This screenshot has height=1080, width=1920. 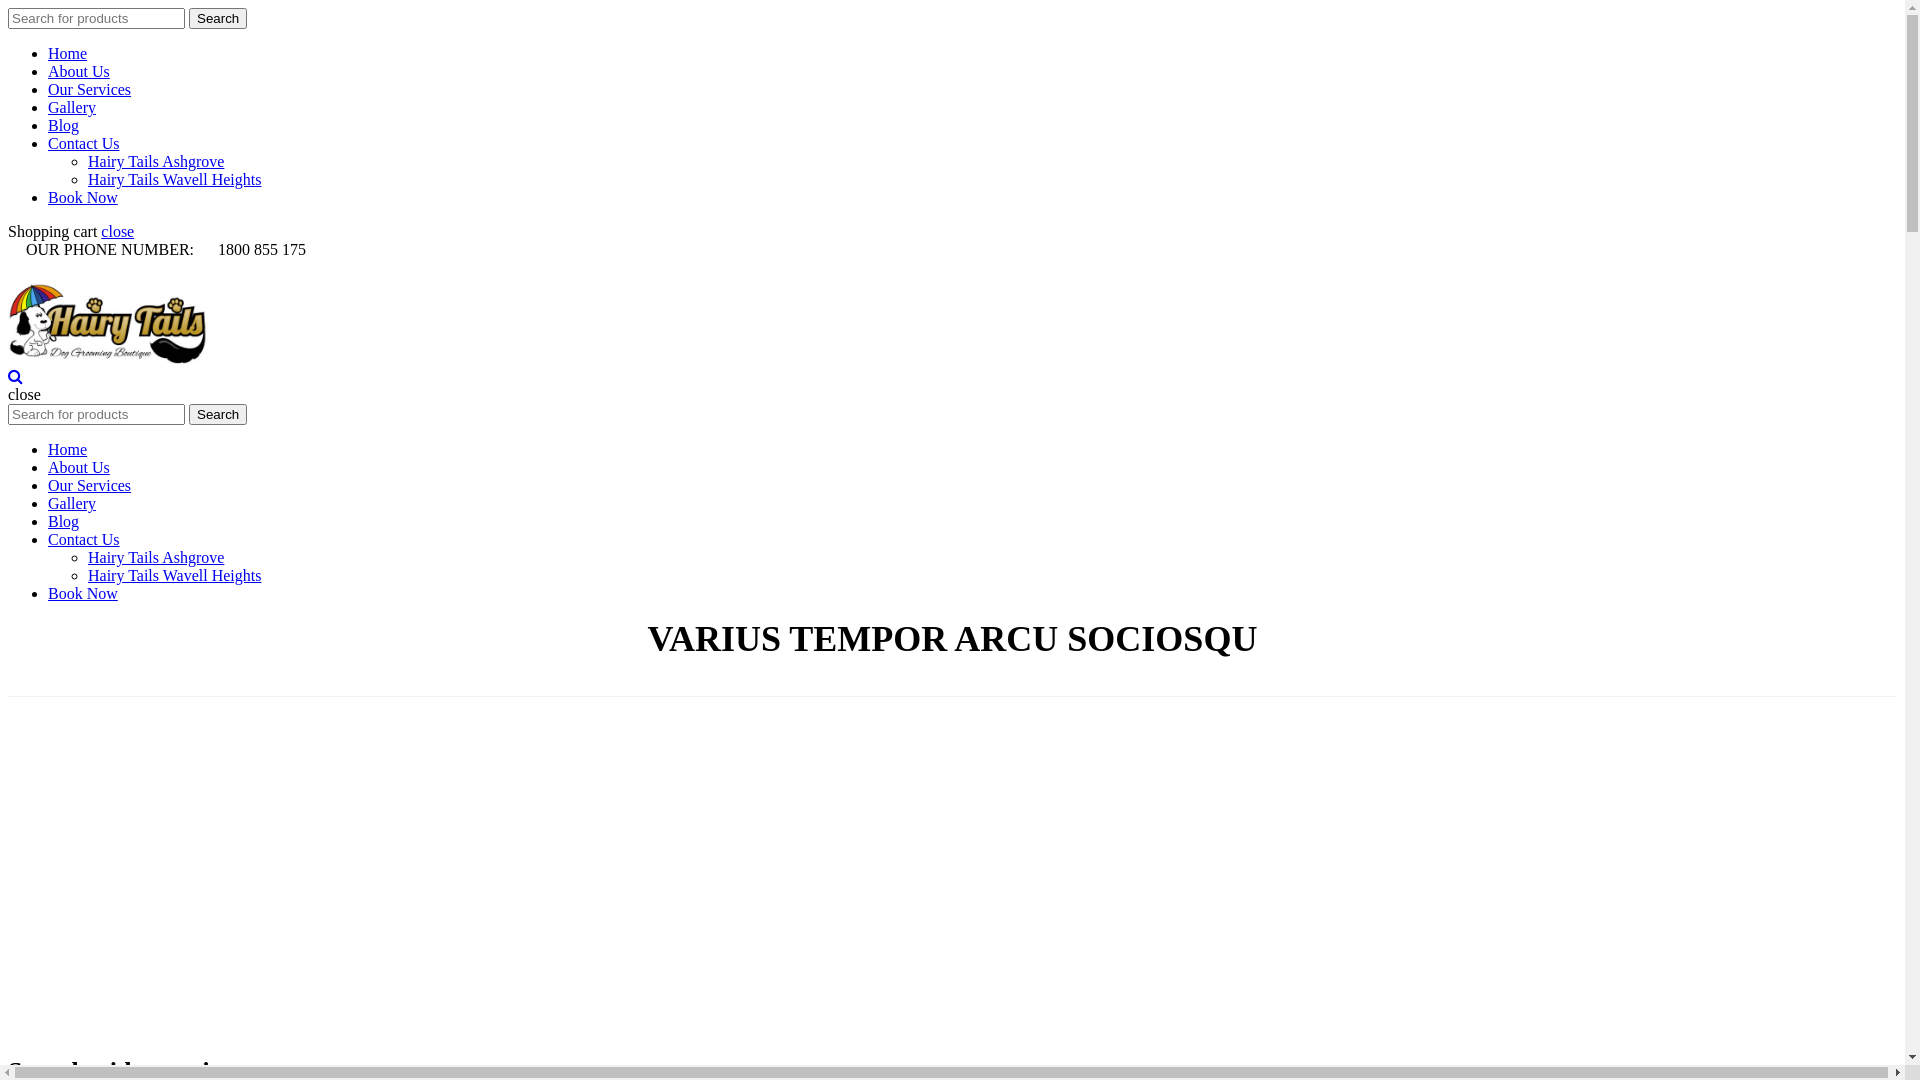 I want to click on 'Book Now', so click(x=81, y=592).